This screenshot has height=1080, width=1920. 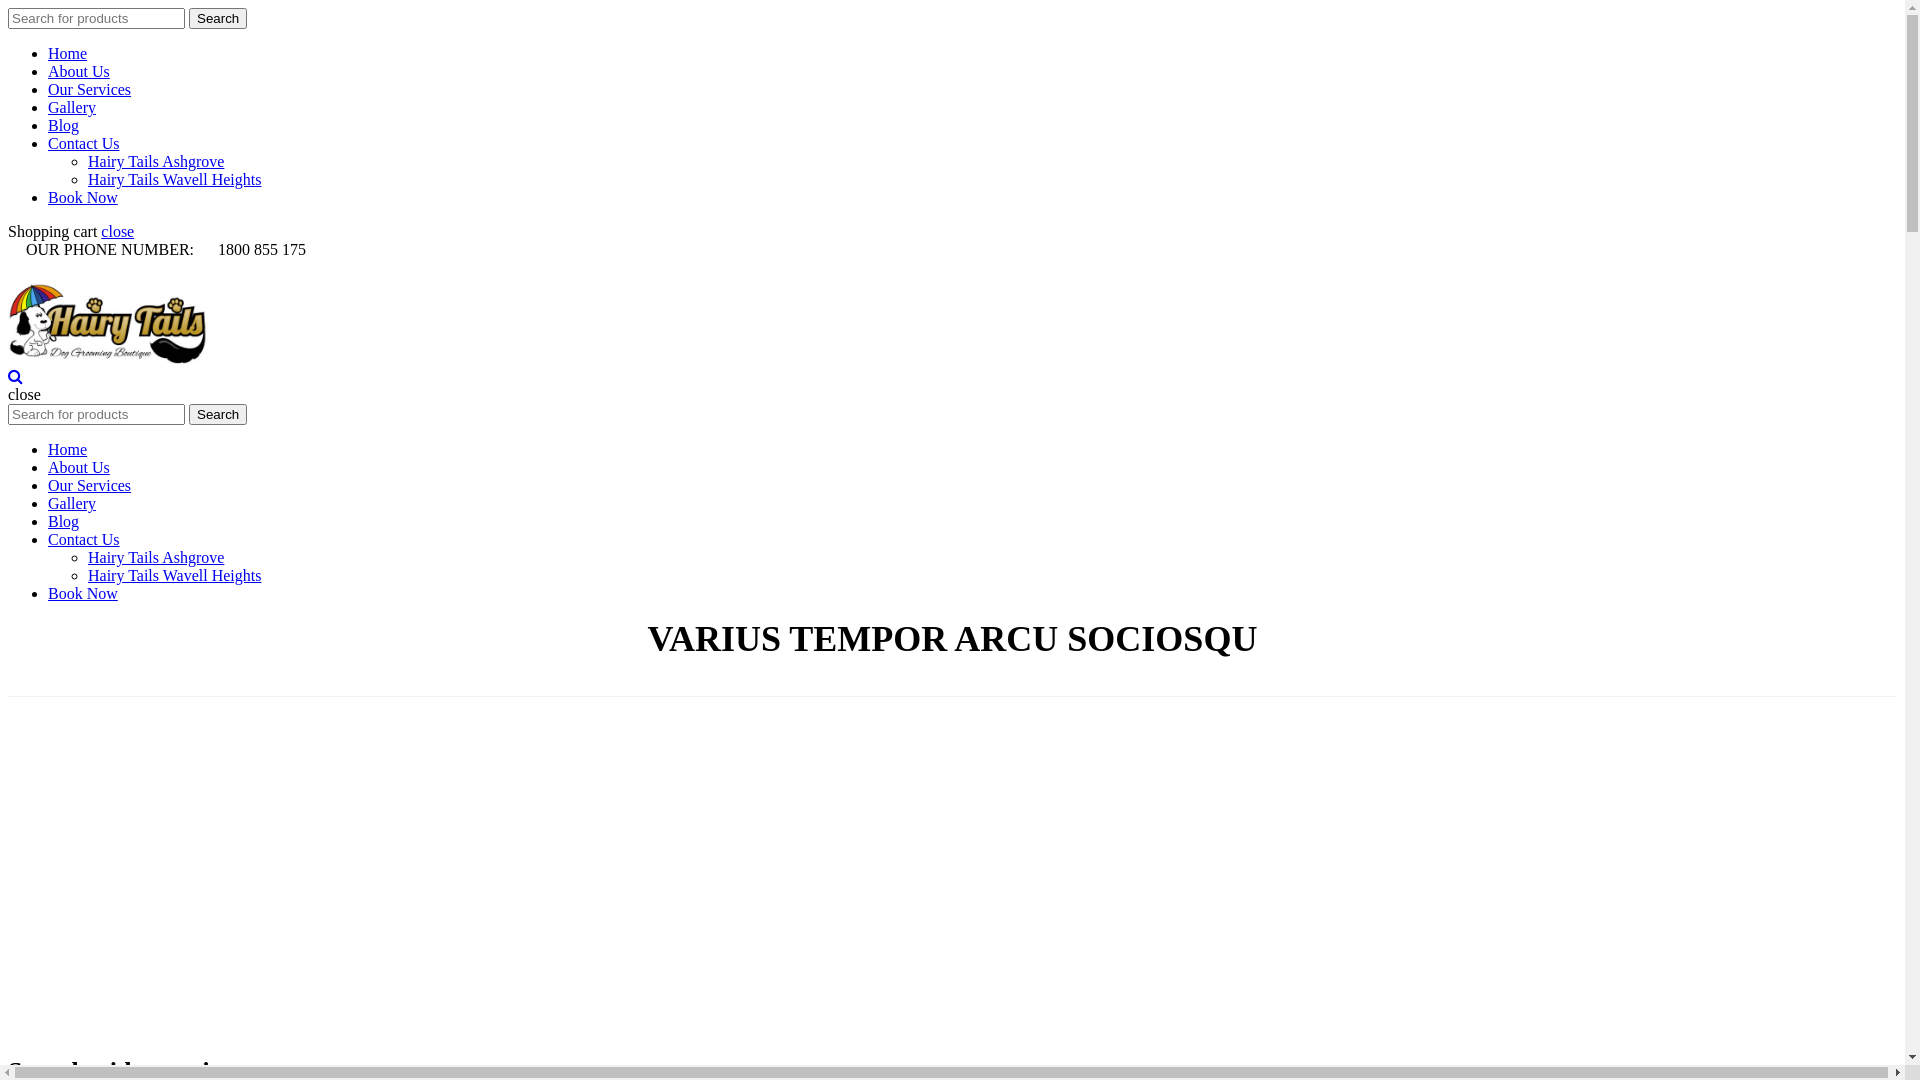 I want to click on 'Book Now', so click(x=81, y=592).